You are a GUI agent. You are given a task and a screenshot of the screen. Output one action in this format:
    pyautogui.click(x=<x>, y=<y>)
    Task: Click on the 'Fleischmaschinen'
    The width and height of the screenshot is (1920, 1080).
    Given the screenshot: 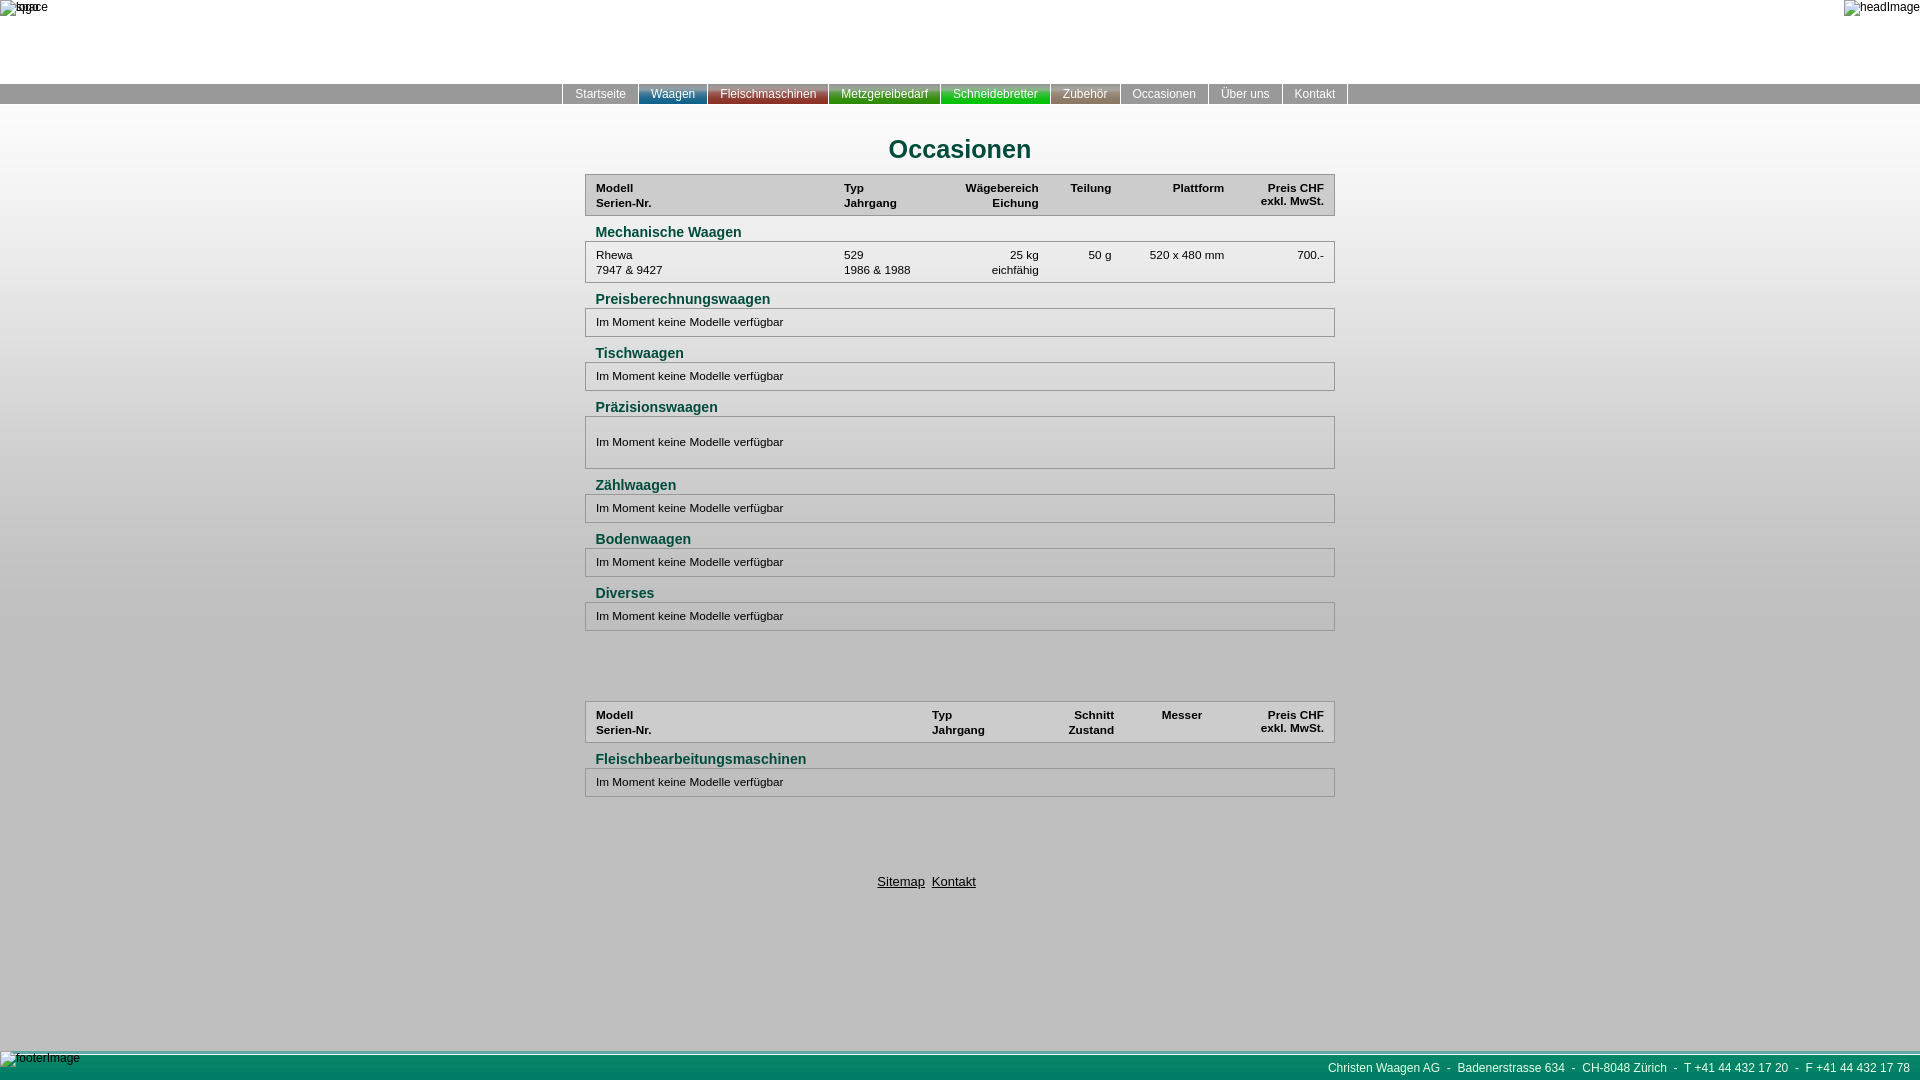 What is the action you would take?
    pyautogui.click(x=708, y=93)
    